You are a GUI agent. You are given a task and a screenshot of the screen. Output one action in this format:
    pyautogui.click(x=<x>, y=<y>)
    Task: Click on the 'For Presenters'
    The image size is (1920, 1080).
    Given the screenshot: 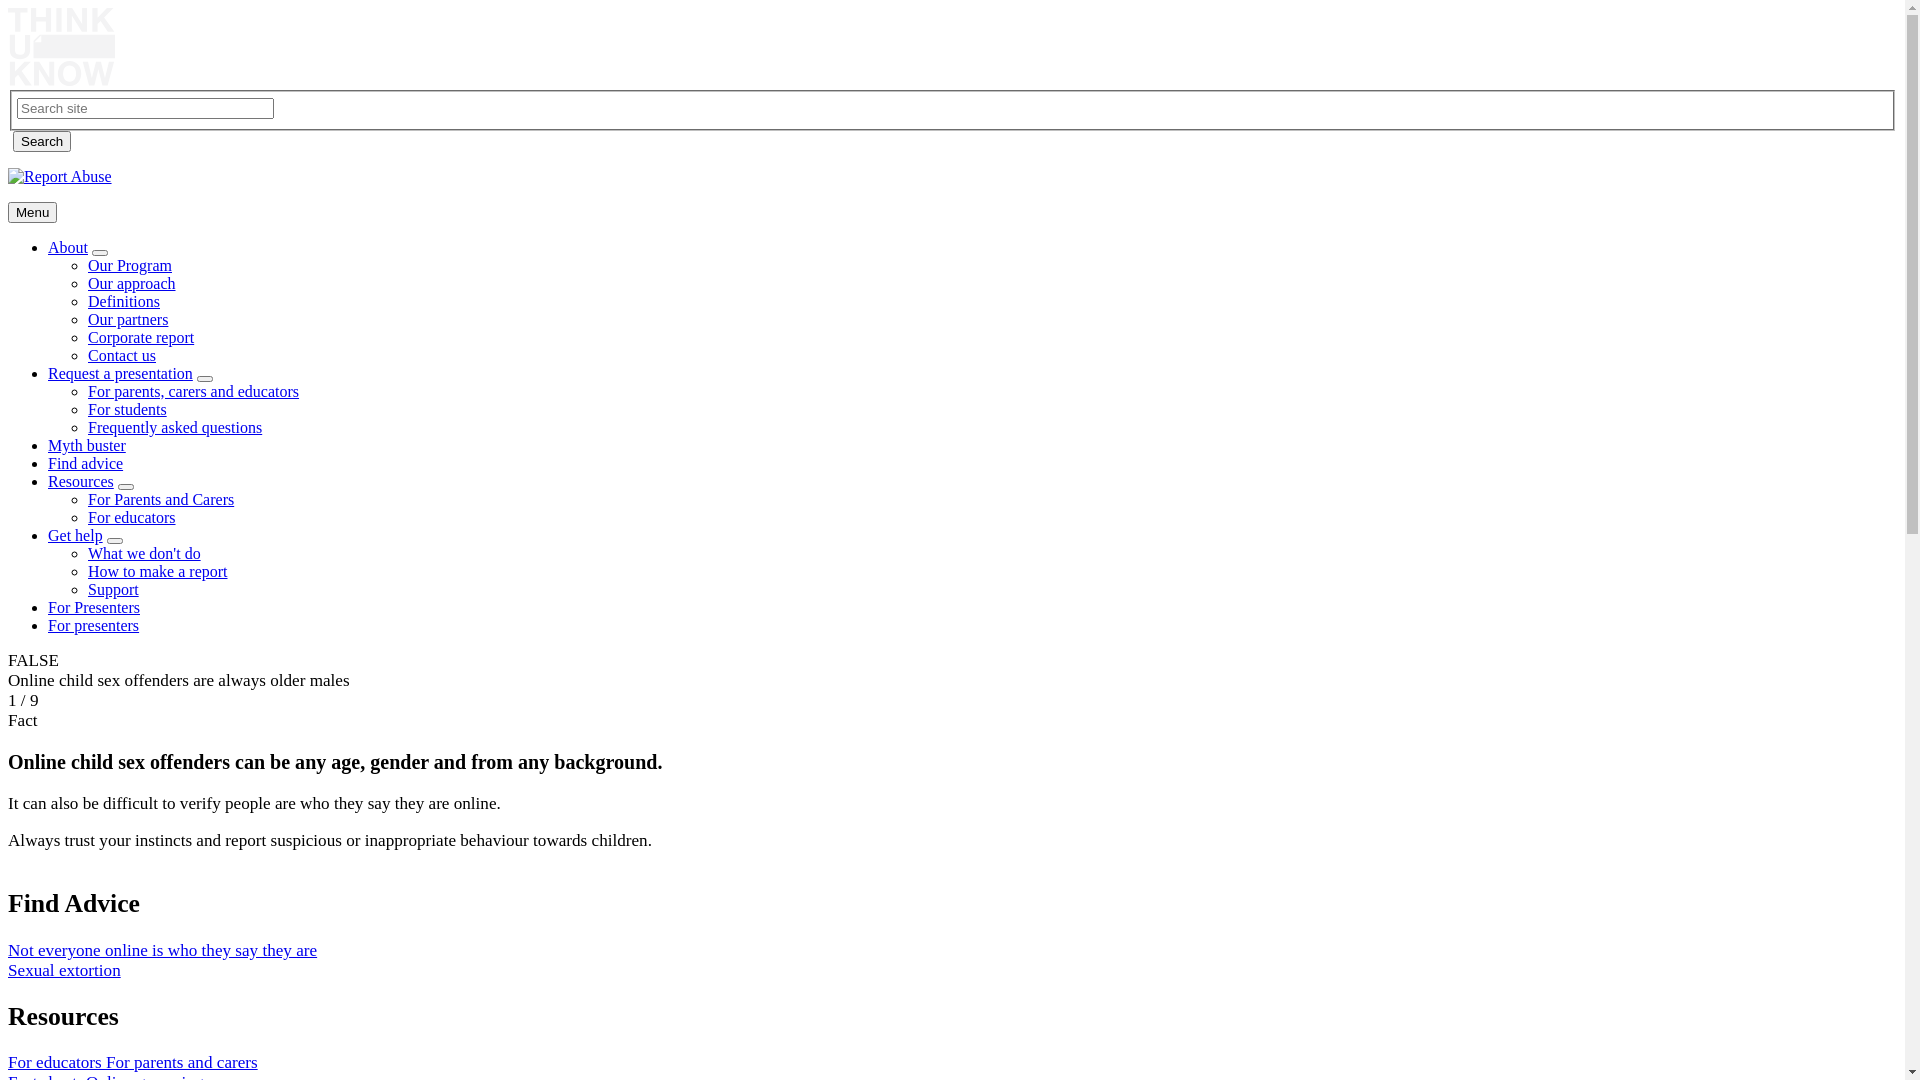 What is the action you would take?
    pyautogui.click(x=93, y=606)
    